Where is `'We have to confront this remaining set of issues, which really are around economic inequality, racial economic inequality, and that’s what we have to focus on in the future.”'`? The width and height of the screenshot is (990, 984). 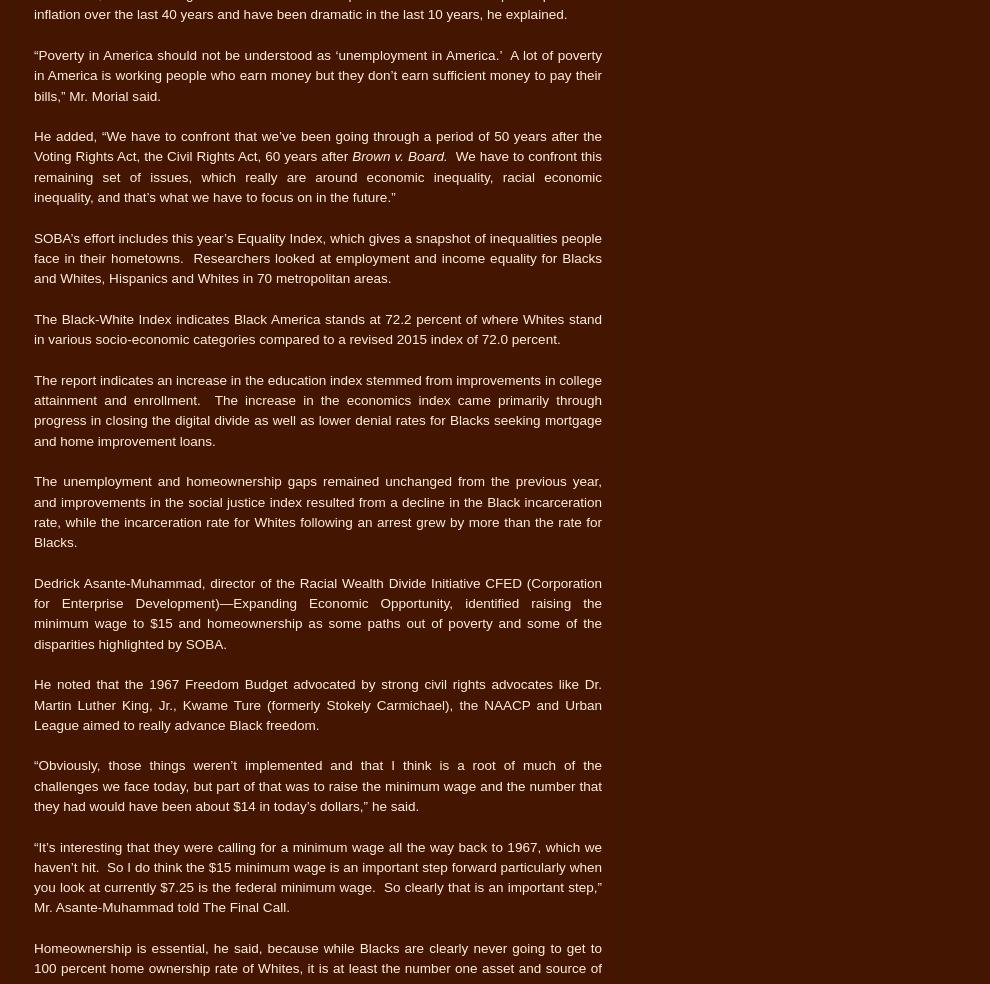
'We have to confront this remaining set of issues, which really are around economic inequality, racial economic inequality, and that’s what we have to focus on in the future.”' is located at coordinates (32, 177).